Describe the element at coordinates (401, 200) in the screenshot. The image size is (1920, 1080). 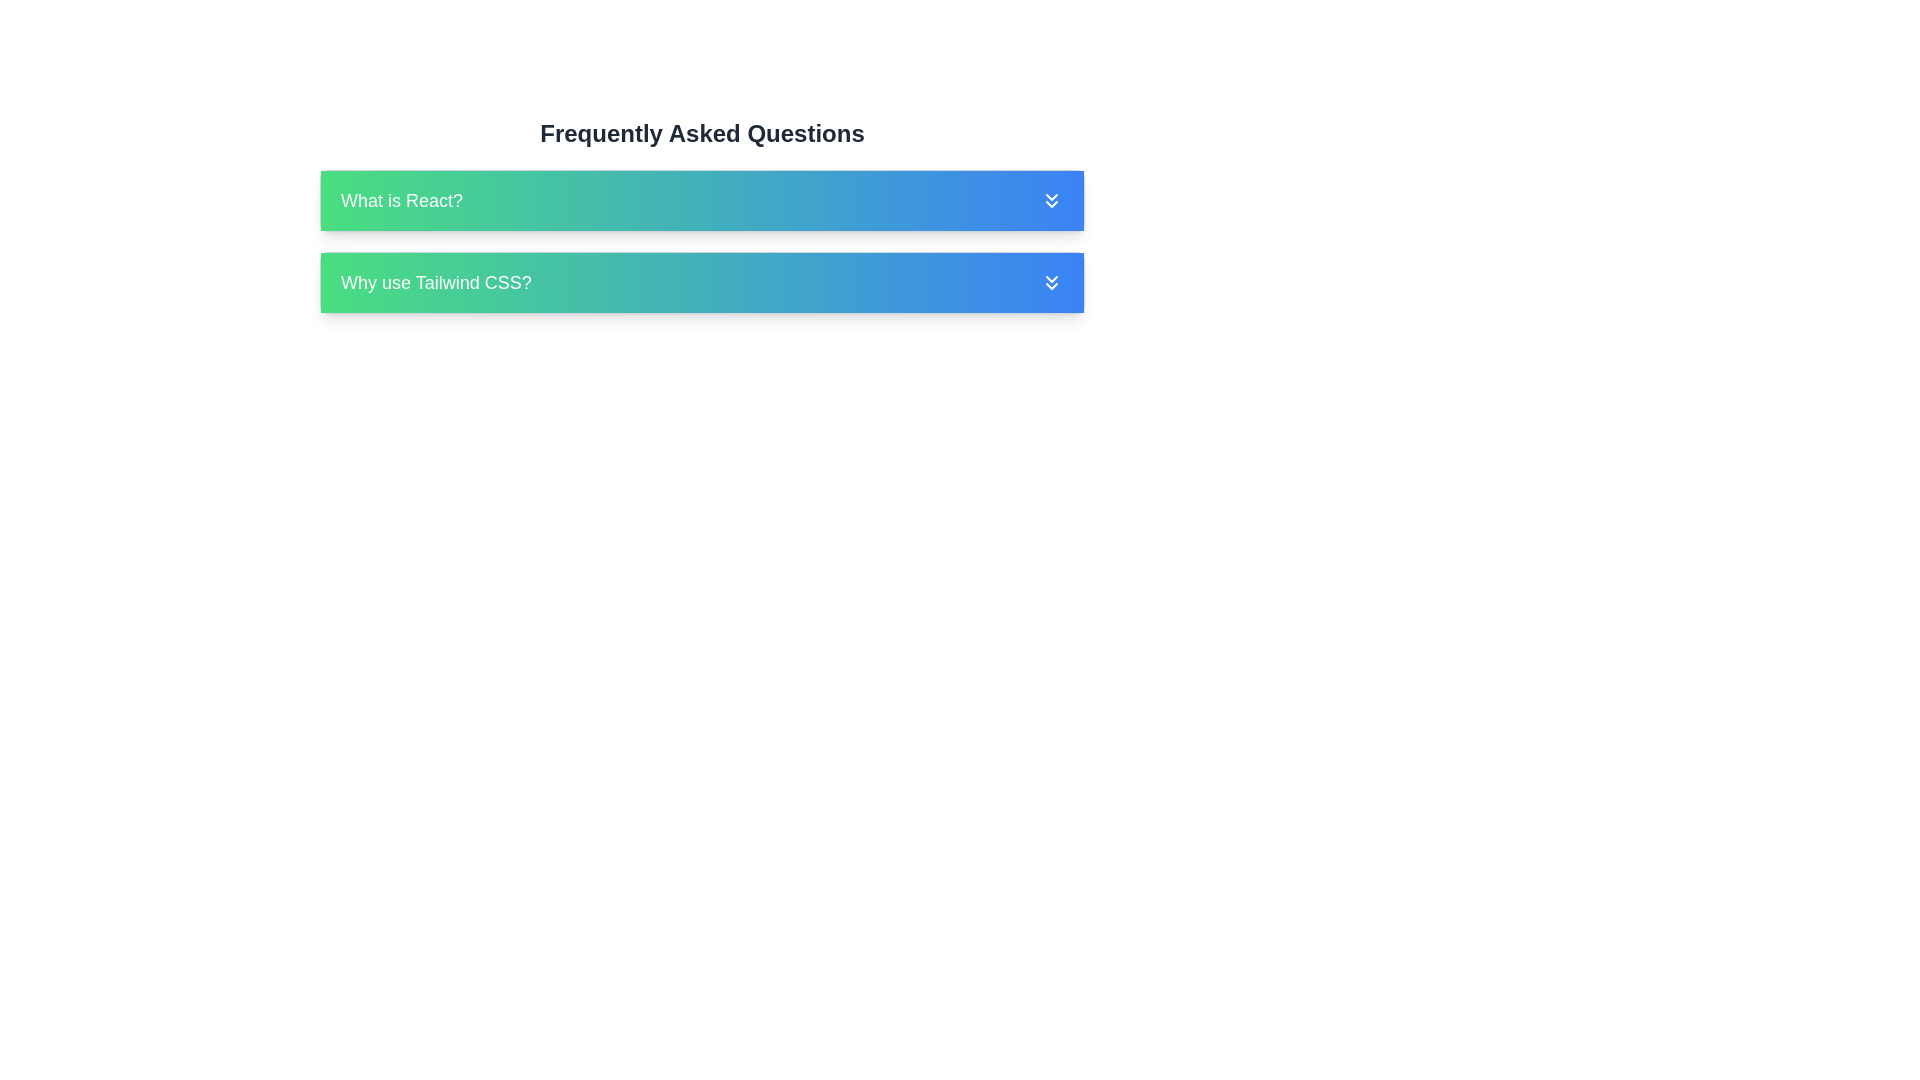
I see `the text label displaying 'What is React?'` at that location.